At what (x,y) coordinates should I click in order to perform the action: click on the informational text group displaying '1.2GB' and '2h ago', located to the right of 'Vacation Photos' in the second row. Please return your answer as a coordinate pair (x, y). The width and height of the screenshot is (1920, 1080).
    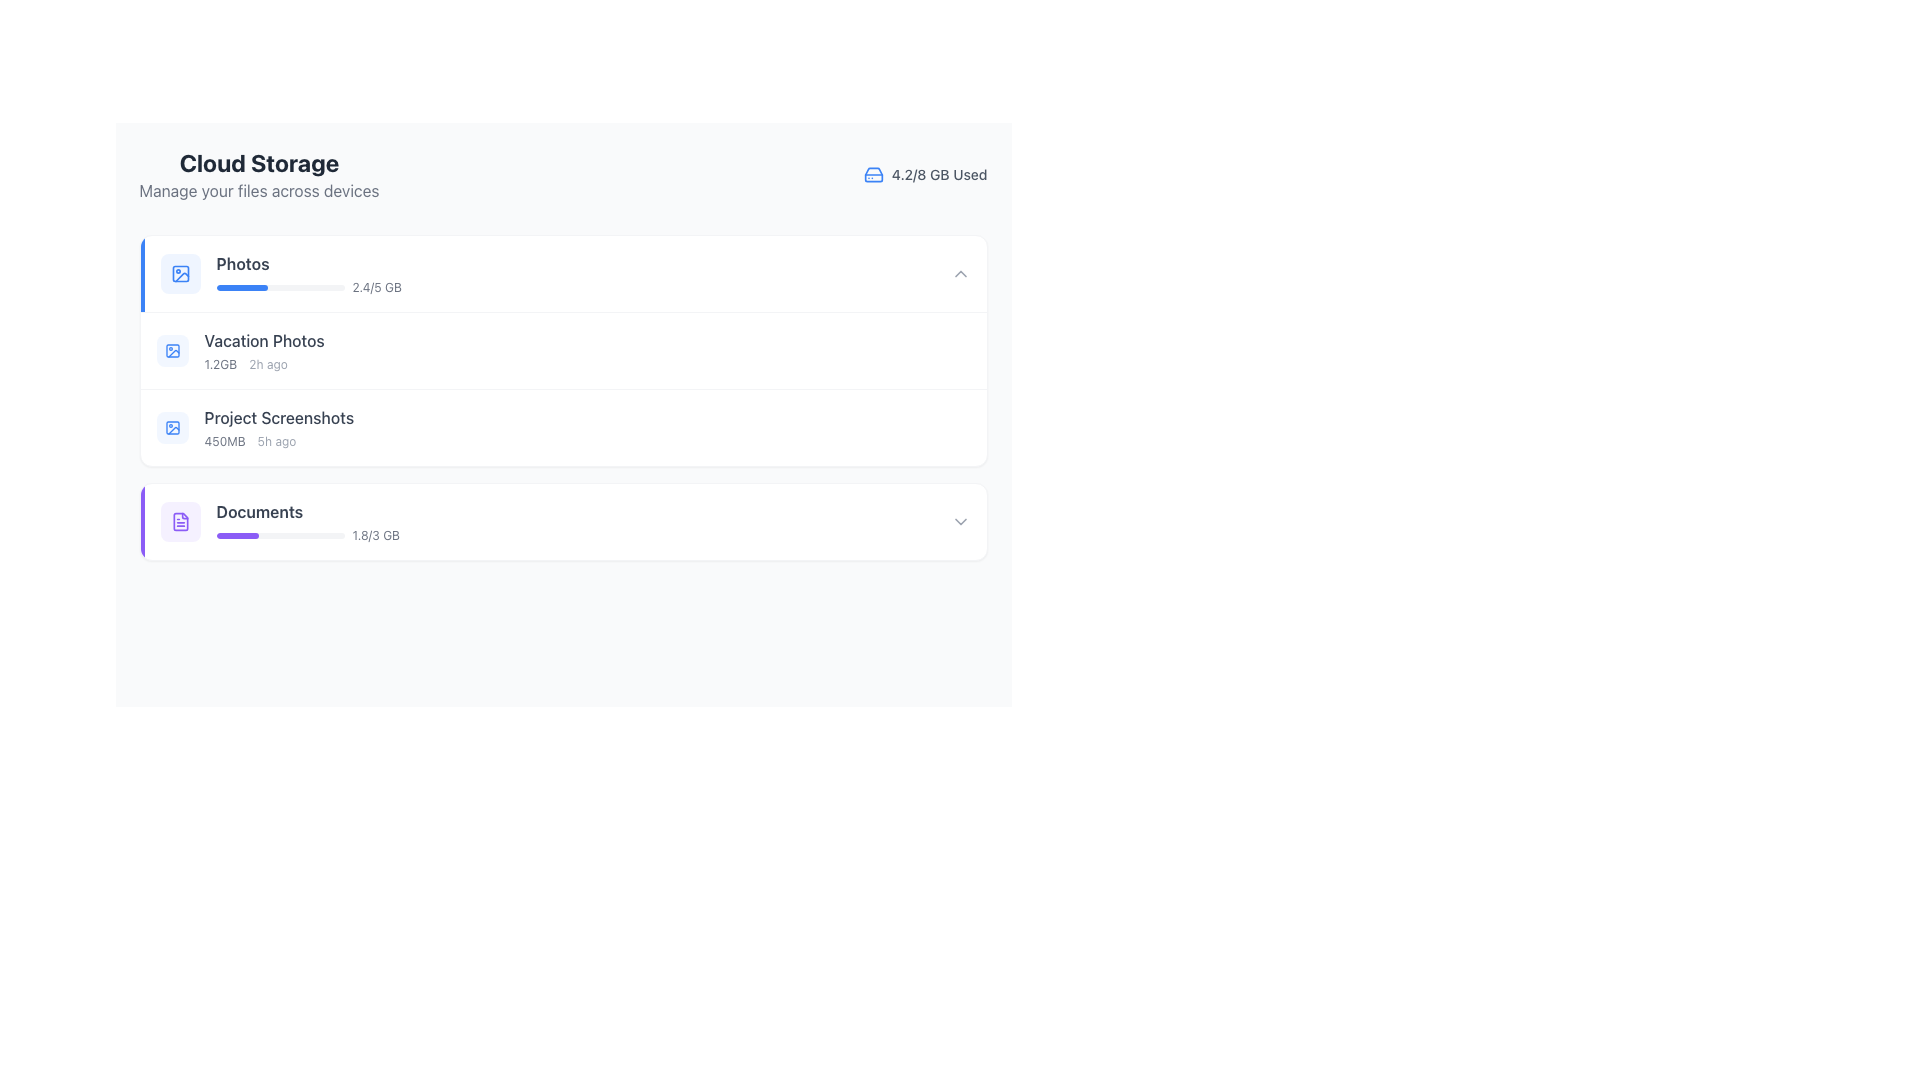
    Looking at the image, I should click on (263, 365).